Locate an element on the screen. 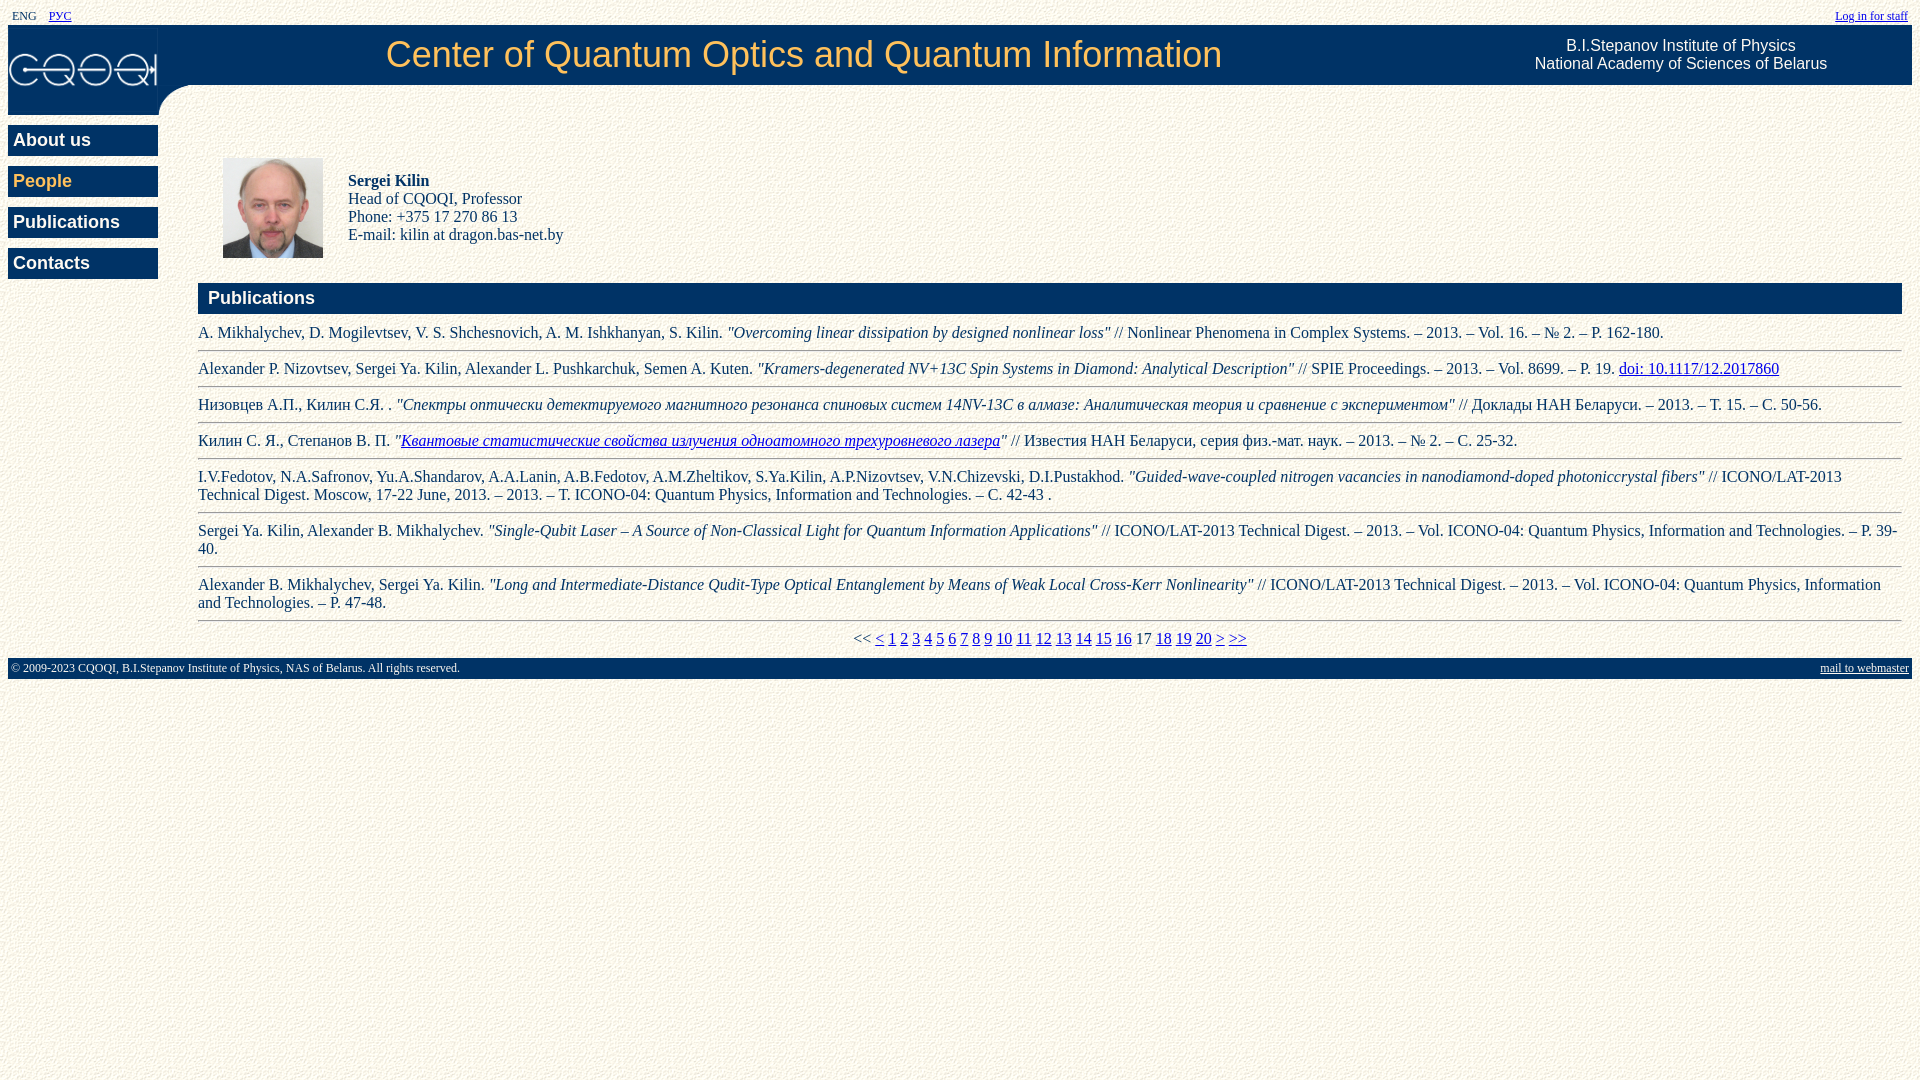 This screenshot has height=1080, width=1920. 'Contacts' is located at coordinates (81, 262).